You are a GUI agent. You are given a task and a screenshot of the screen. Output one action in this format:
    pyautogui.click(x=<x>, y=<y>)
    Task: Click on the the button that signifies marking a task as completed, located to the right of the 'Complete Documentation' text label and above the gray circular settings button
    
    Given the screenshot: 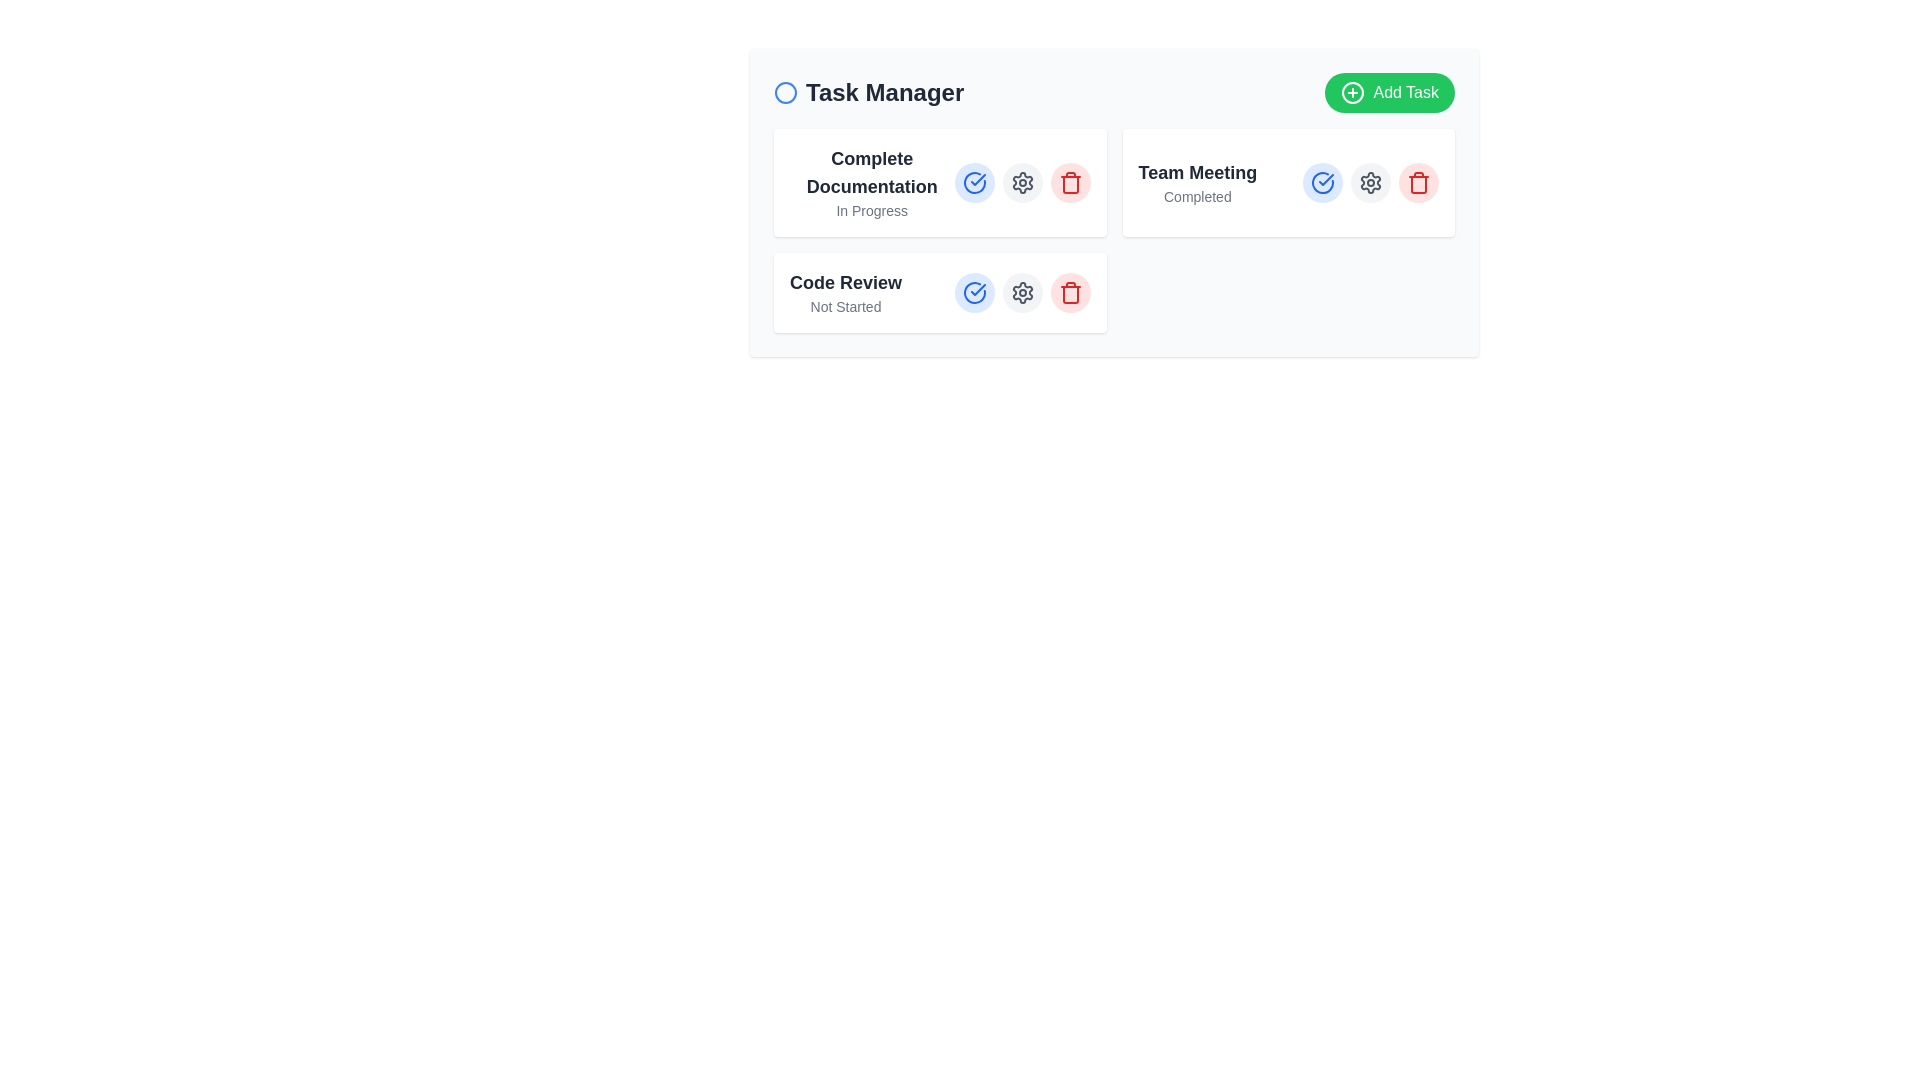 What is the action you would take?
    pyautogui.click(x=974, y=182)
    